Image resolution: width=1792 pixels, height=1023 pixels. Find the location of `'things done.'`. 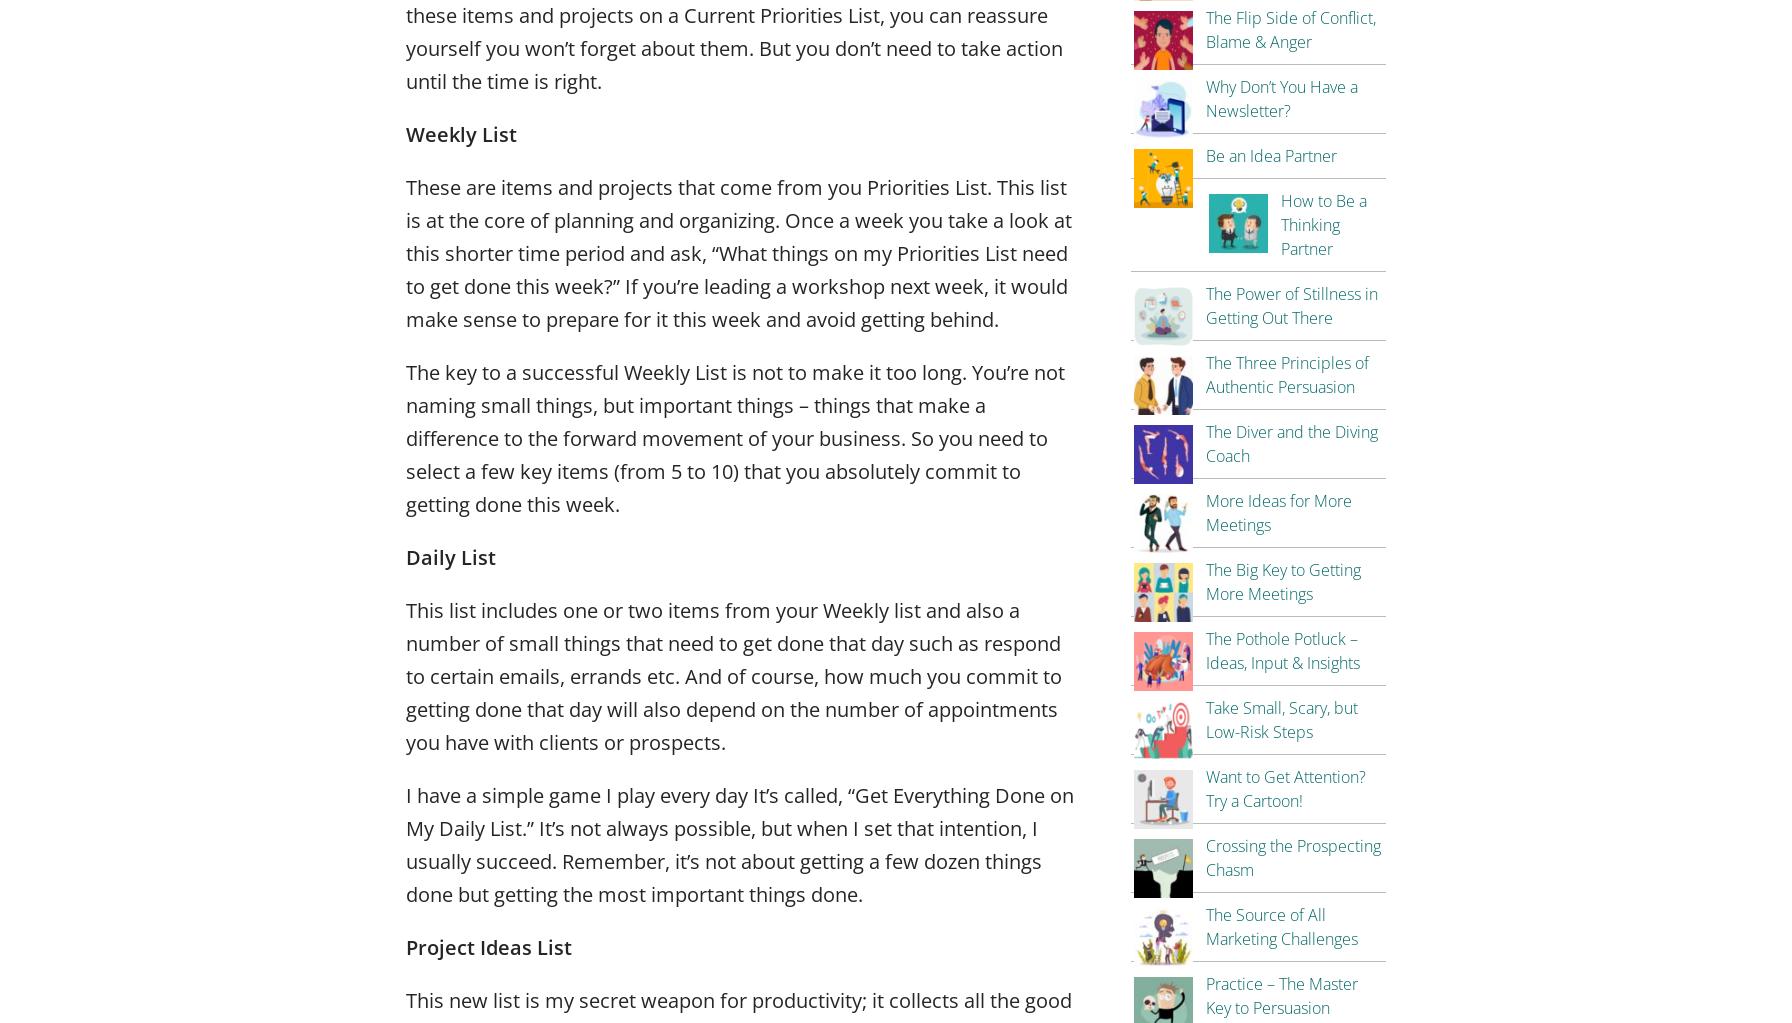

'things done.' is located at coordinates (803, 893).